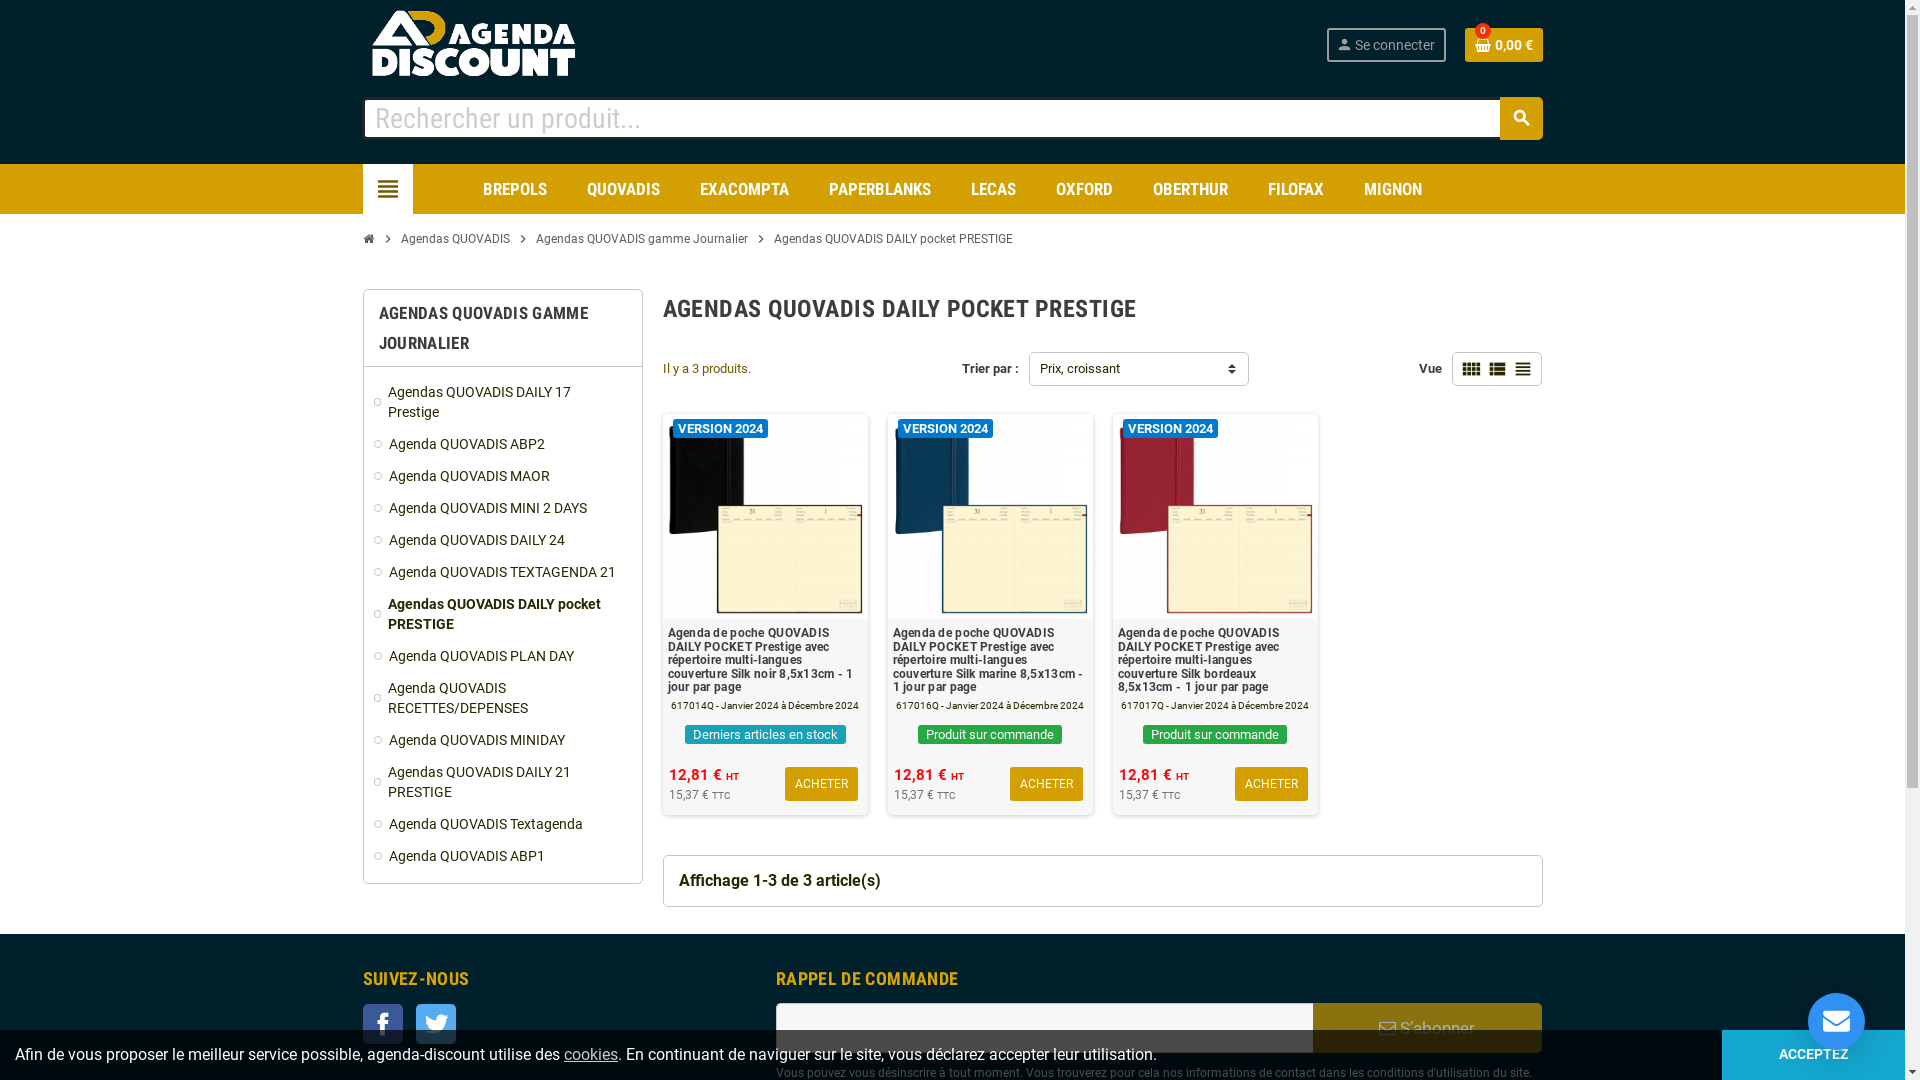 The height and width of the screenshot is (1080, 1920). What do you see at coordinates (374, 697) in the screenshot?
I see `'Agenda QUOVADIS RECETTES/DEPENSES'` at bounding box center [374, 697].